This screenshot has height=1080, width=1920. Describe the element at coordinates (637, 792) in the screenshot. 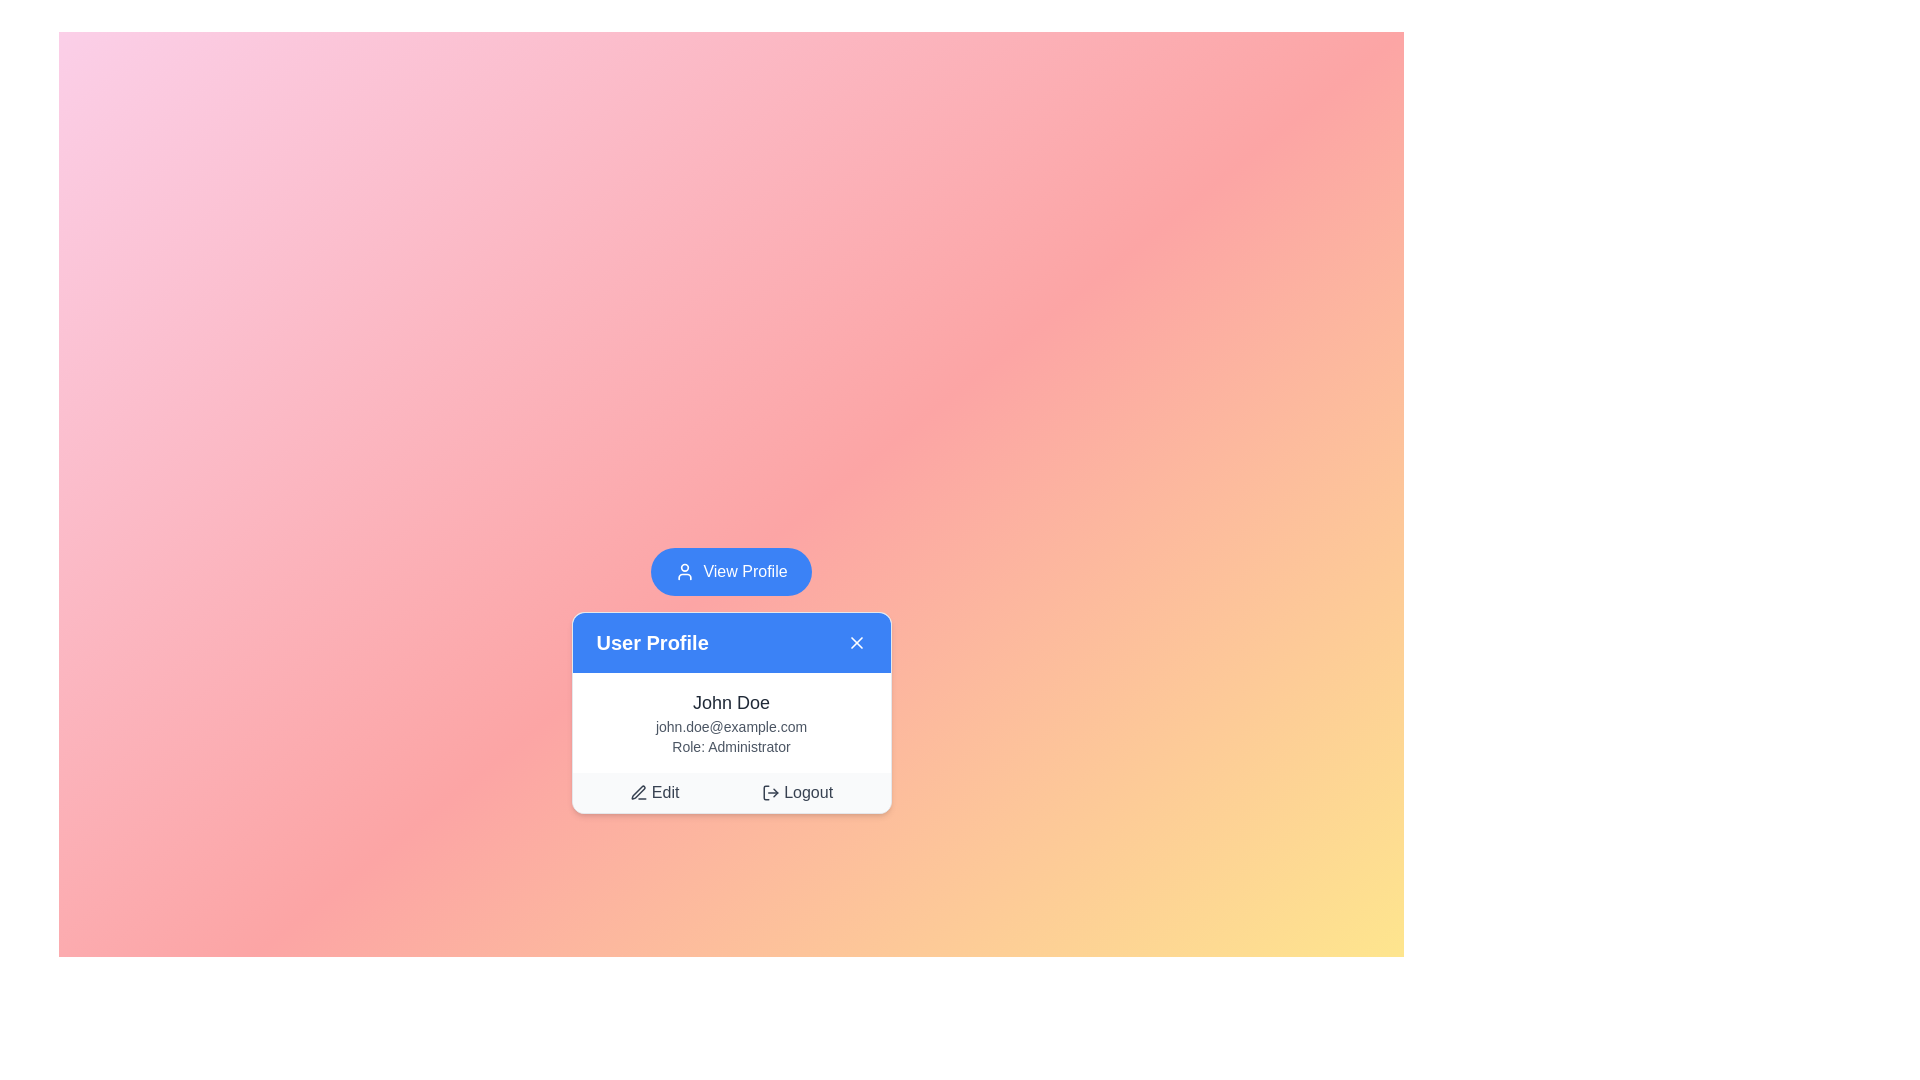

I see `the small, stylized pen icon located to the left of the 'Edit' text in the button at the bottom-left corner of the user profile card` at that location.